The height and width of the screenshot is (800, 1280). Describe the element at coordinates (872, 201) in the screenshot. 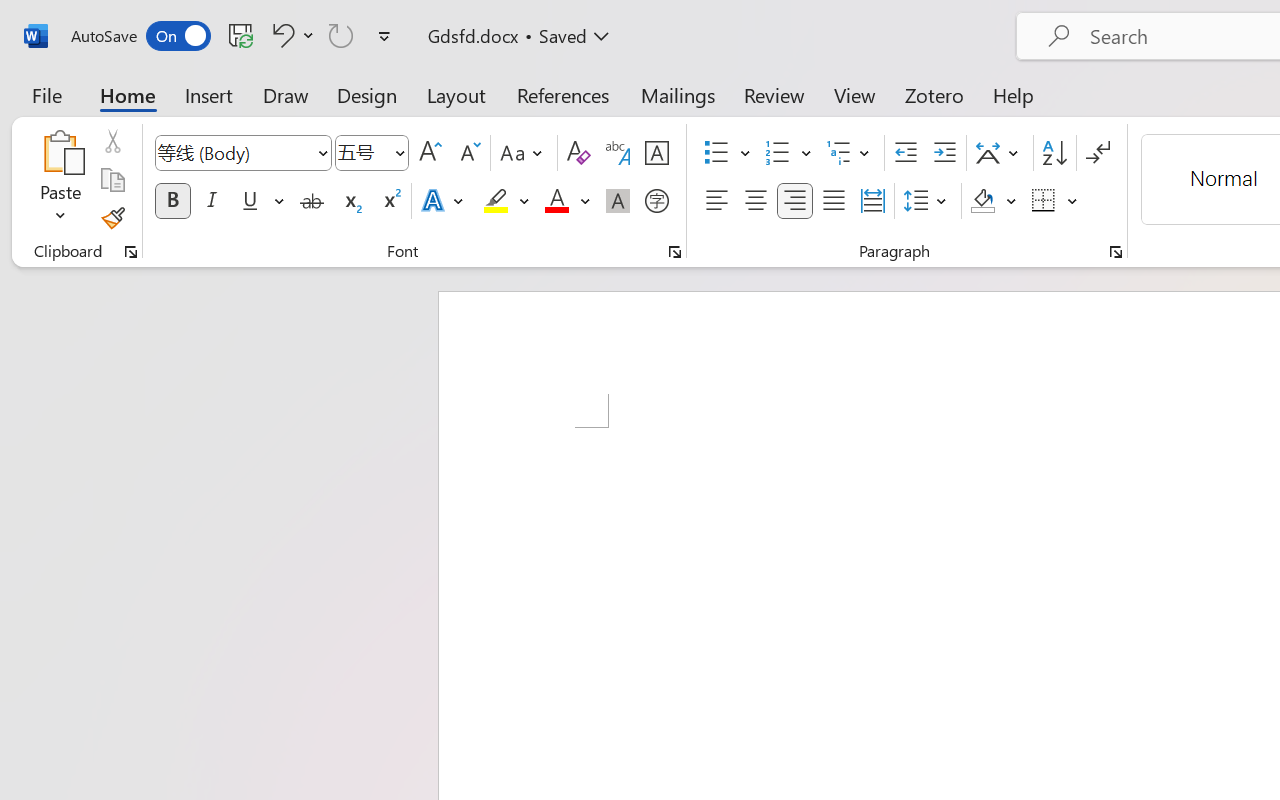

I see `'Distributed'` at that location.